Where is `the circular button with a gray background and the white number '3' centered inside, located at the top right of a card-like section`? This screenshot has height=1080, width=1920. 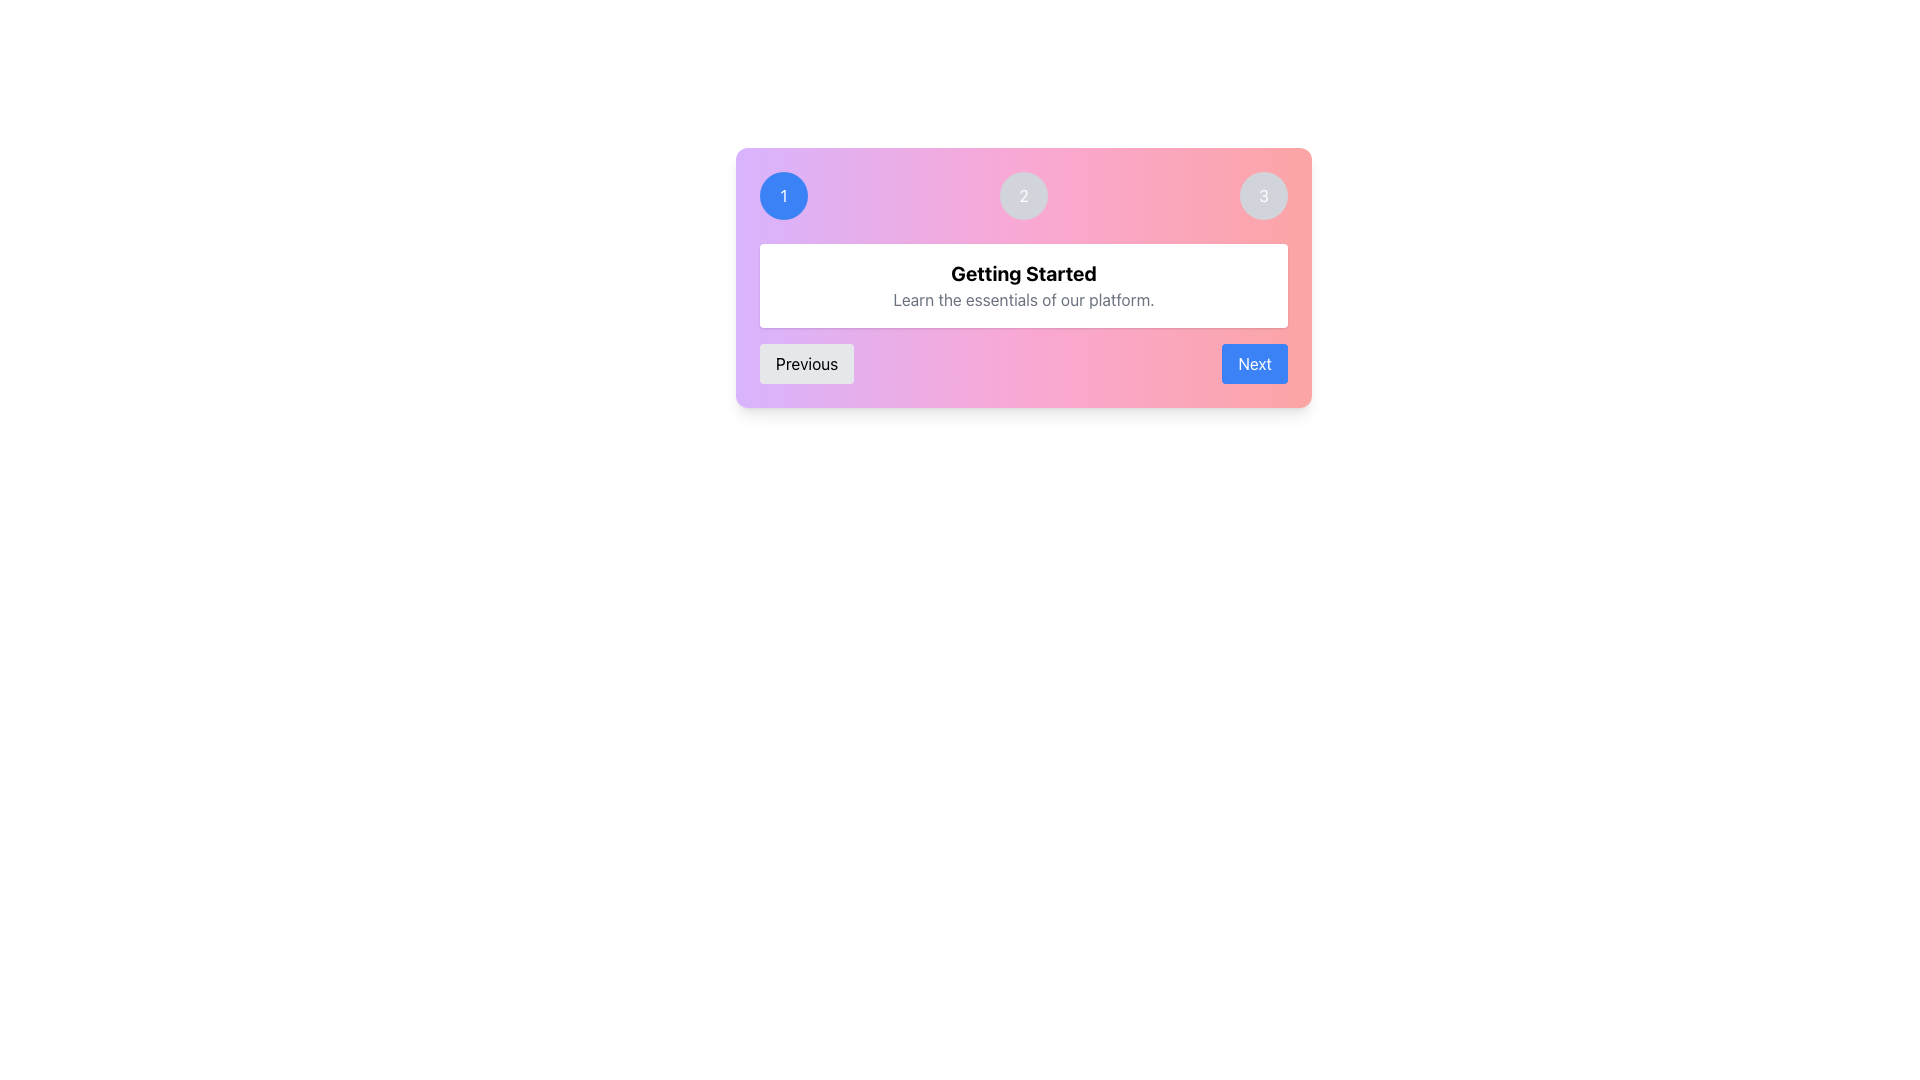
the circular button with a gray background and the white number '3' centered inside, located at the top right of a card-like section is located at coordinates (1262, 196).